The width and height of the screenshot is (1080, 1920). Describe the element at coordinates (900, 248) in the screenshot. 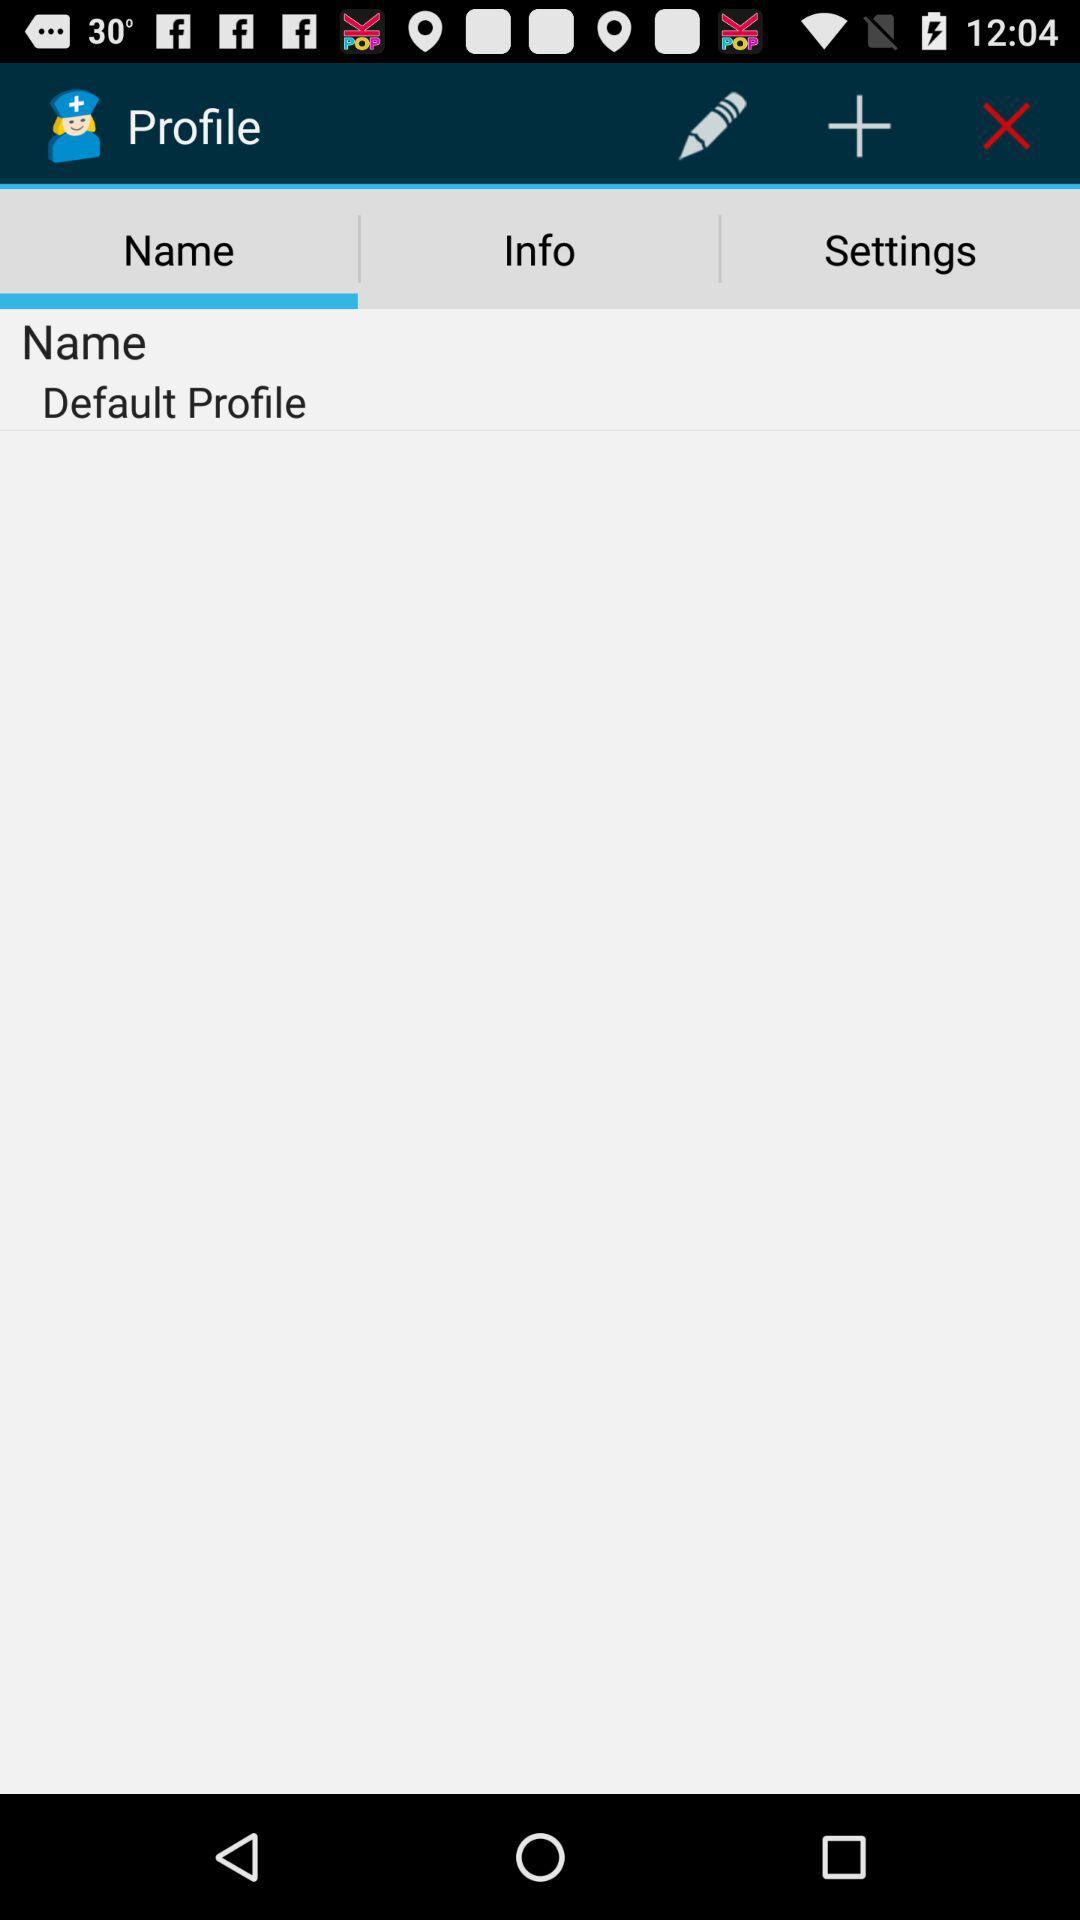

I see `the icon next to info icon` at that location.